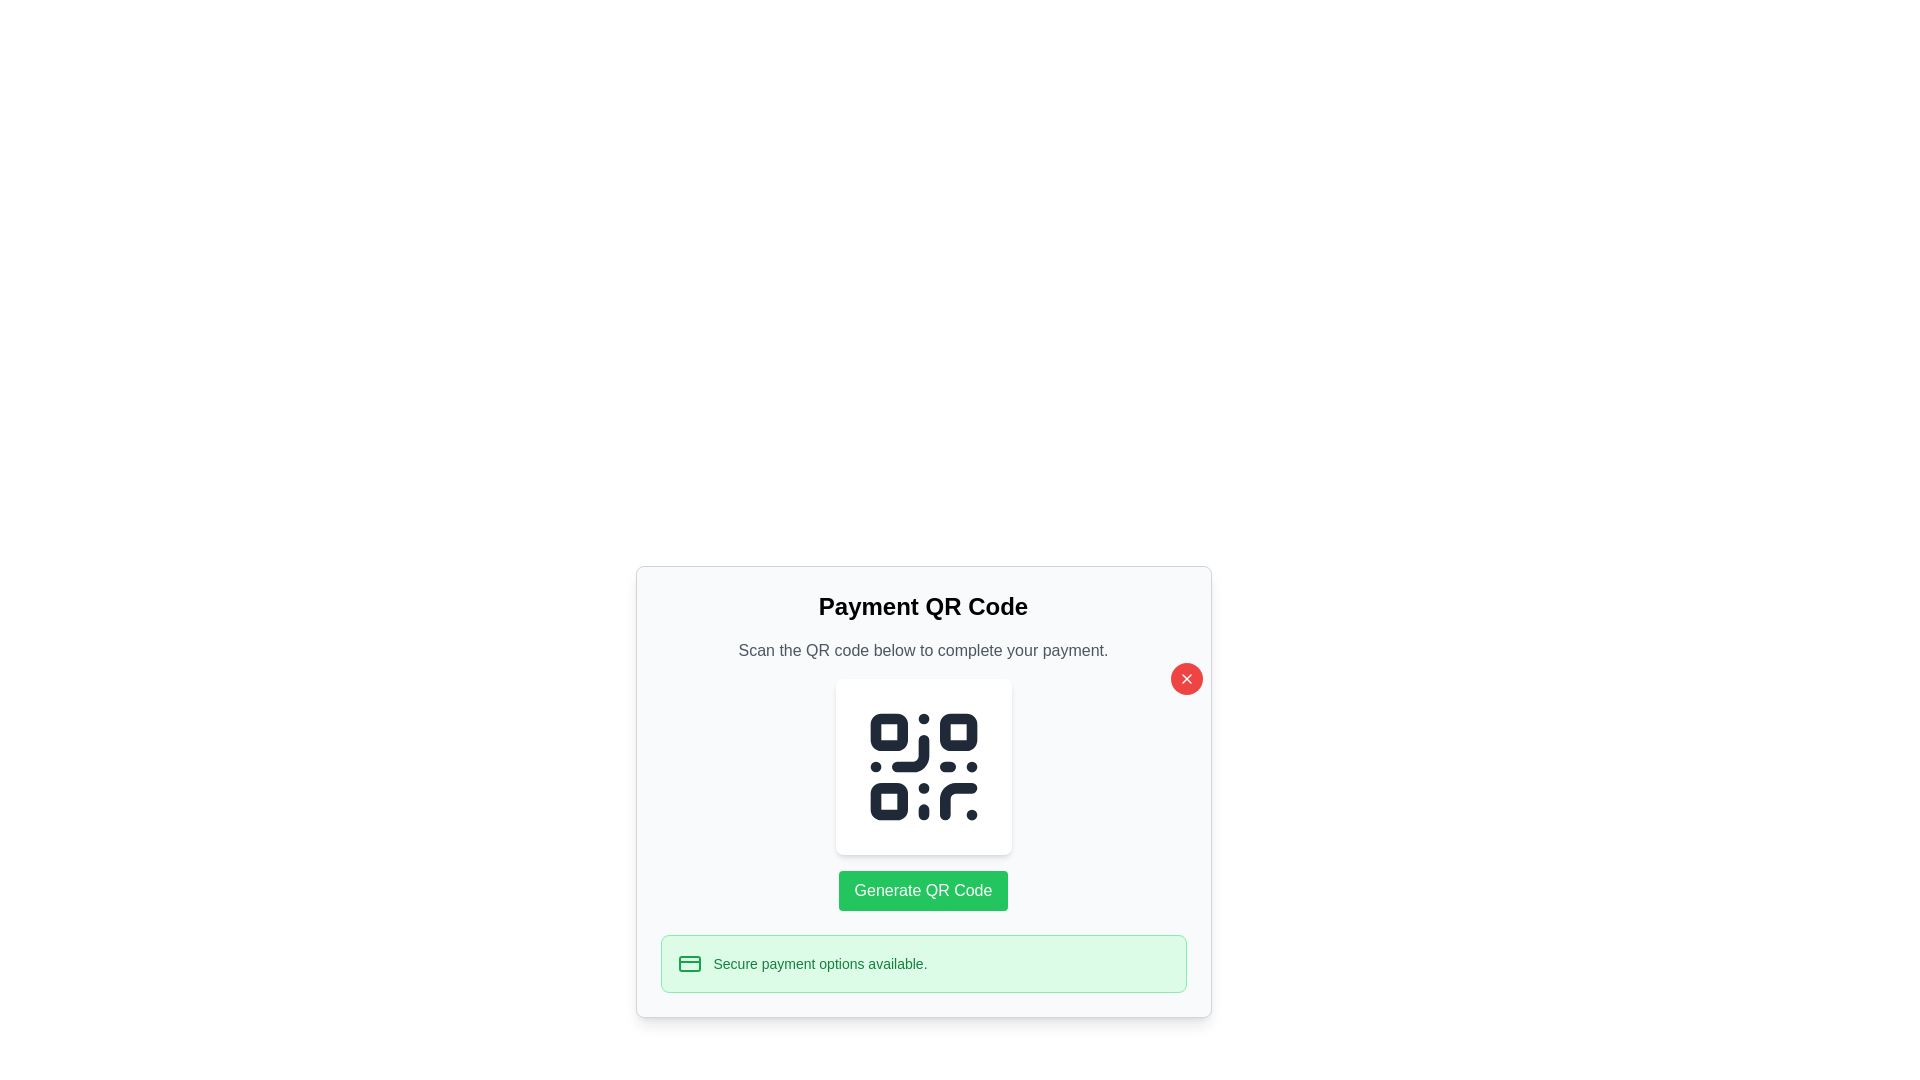  I want to click on the title text element that indicates the purpose of the payment QR code modal, which is located at the top center of the modal, so click(922, 605).